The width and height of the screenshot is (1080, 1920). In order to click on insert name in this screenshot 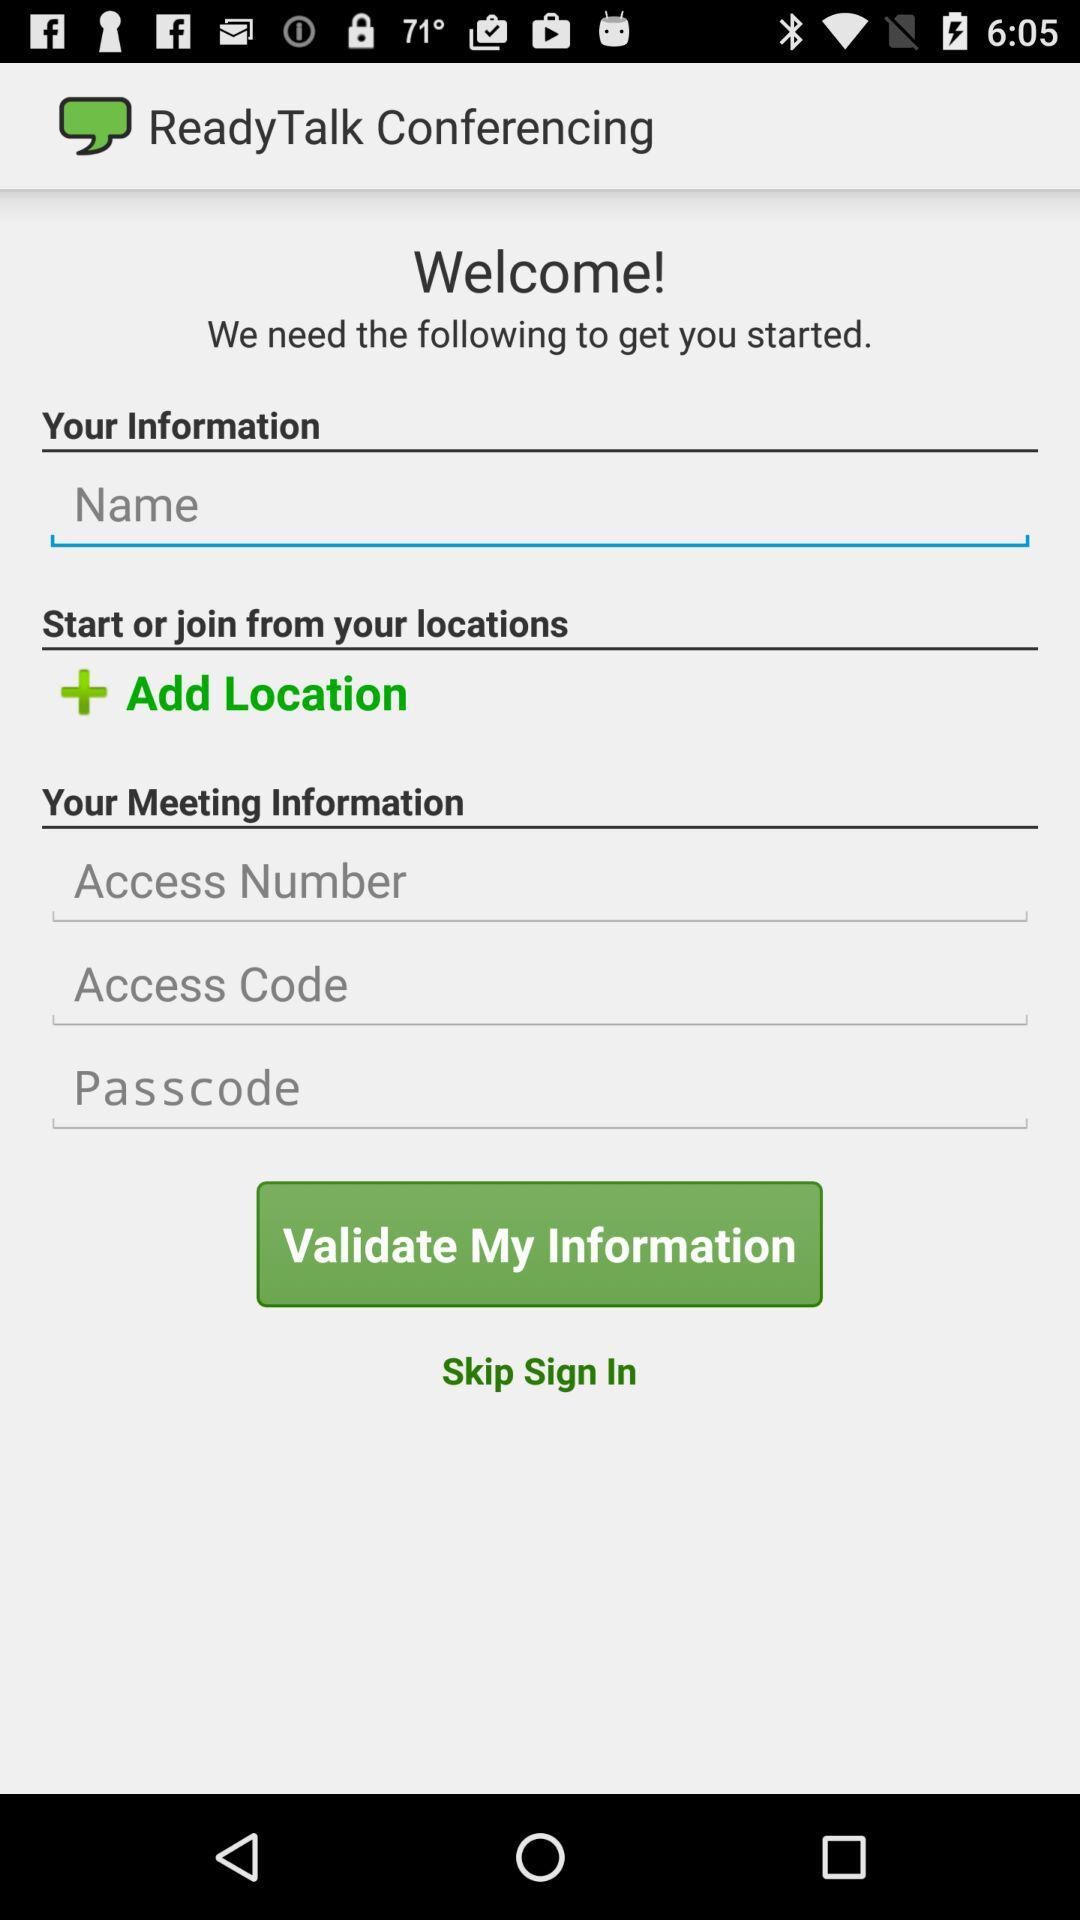, I will do `click(540, 504)`.